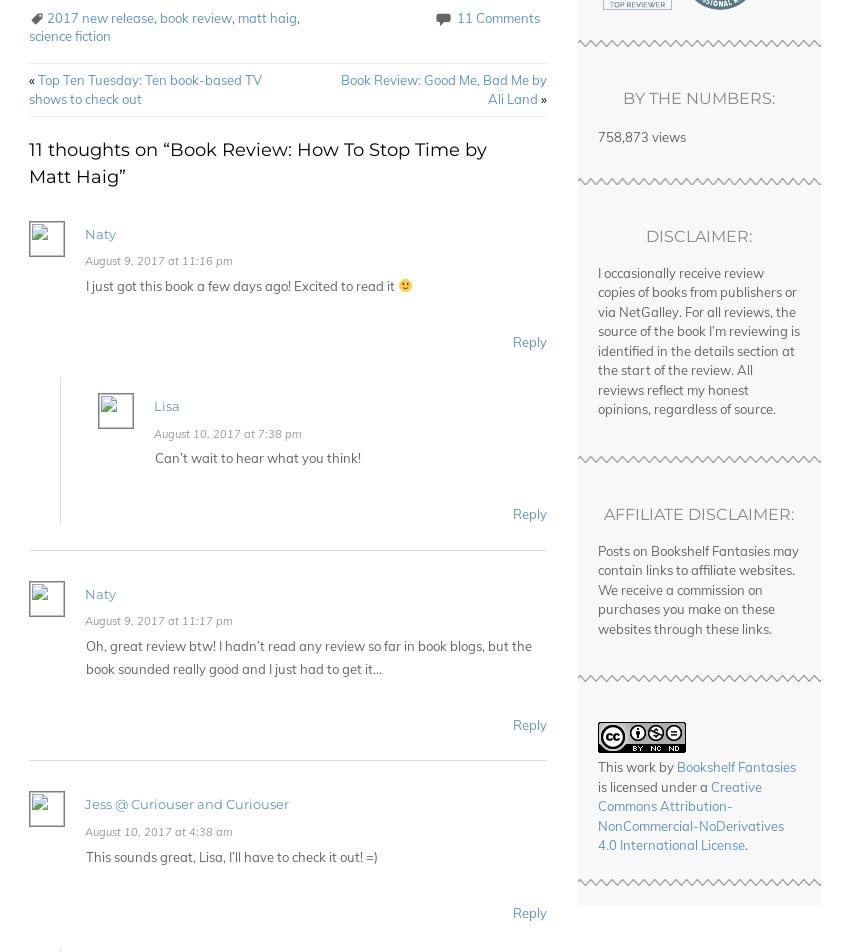  I want to click on '758,873 views', so click(642, 136).